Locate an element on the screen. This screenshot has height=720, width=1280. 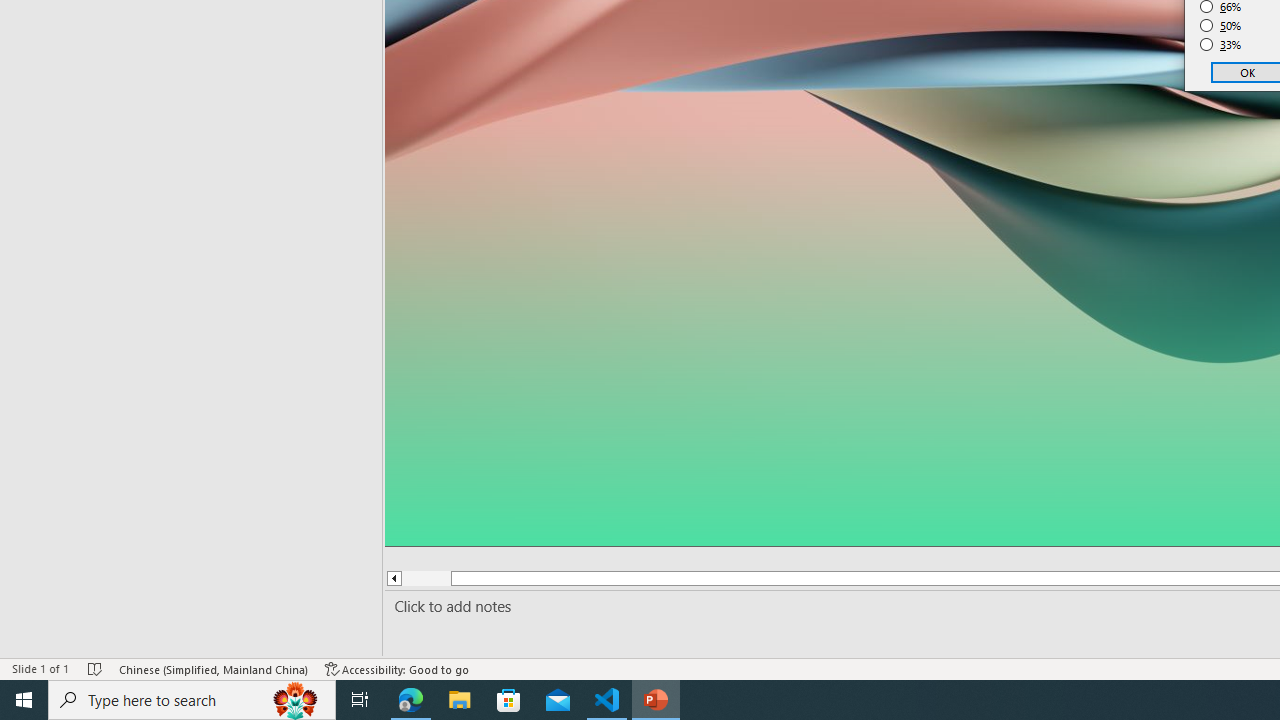
'Visual Studio Code - 1 running window' is located at coordinates (606, 698).